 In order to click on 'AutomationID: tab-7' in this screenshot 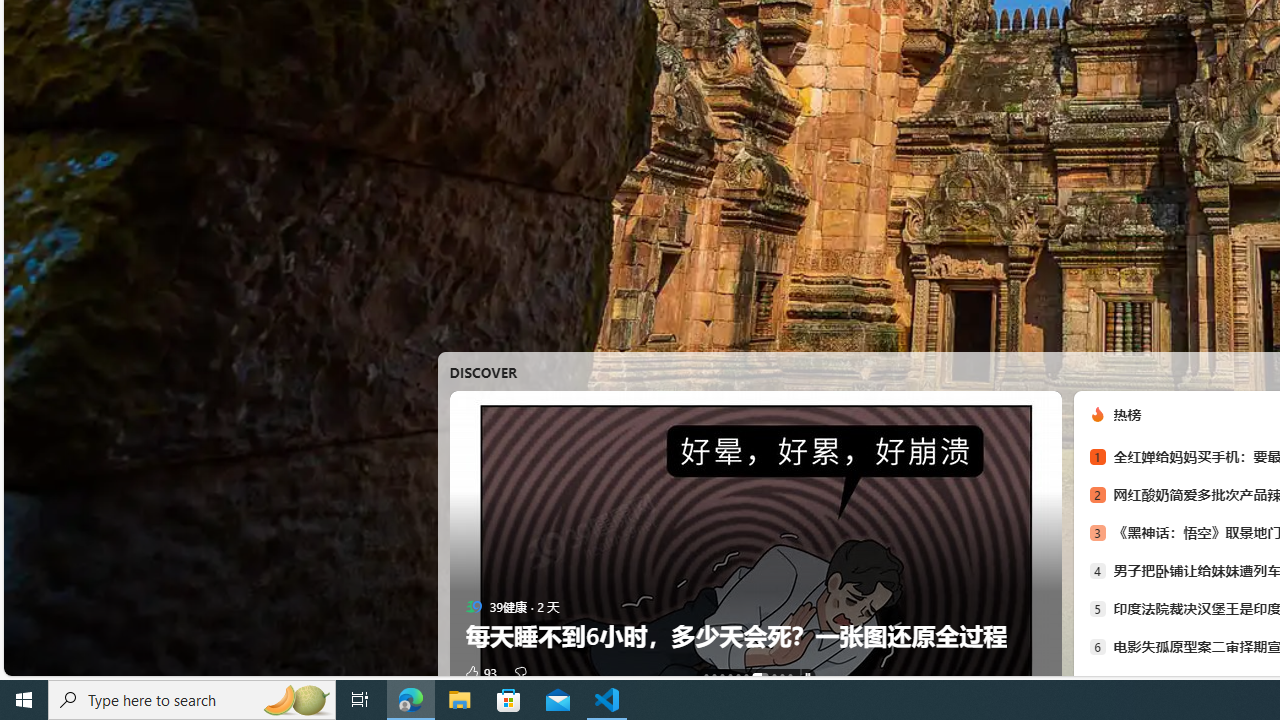, I will do `click(773, 675)`.